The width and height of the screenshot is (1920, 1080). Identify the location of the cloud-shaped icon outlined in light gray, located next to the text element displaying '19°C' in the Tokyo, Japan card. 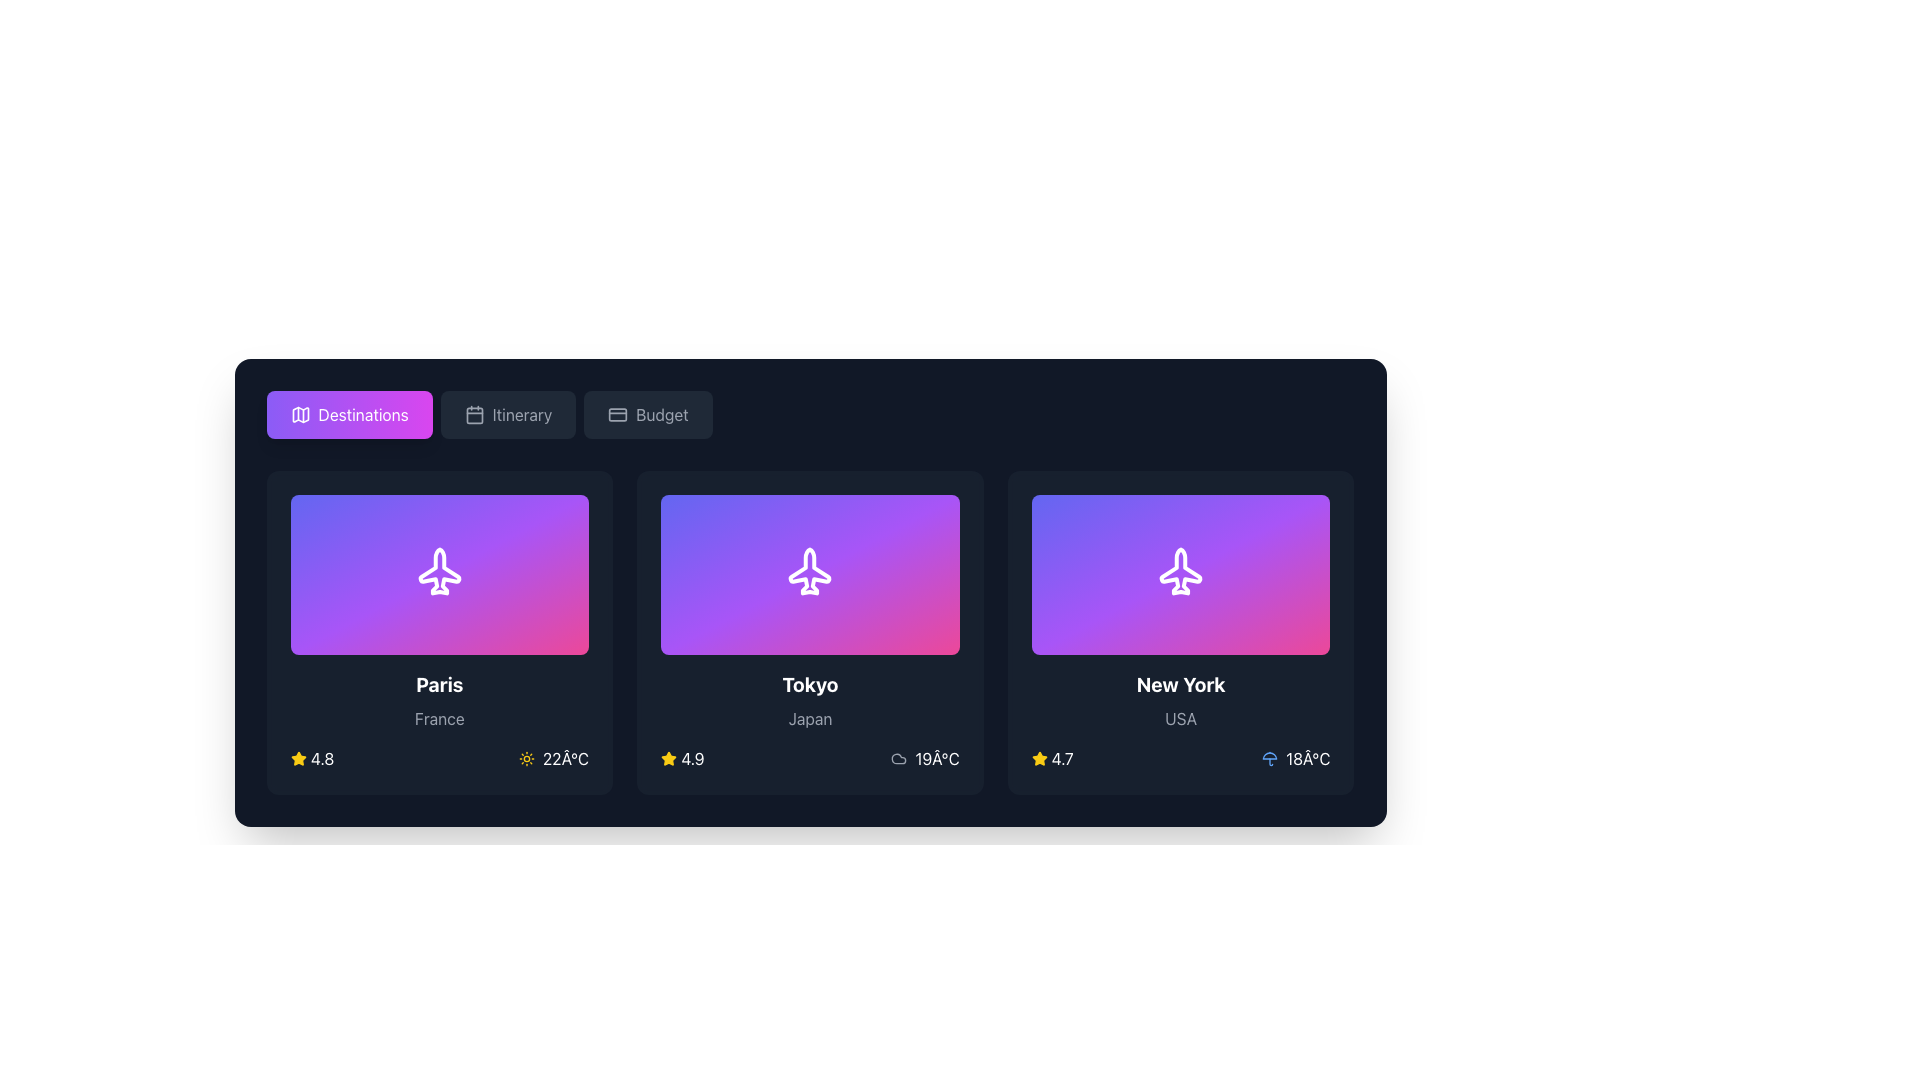
(898, 759).